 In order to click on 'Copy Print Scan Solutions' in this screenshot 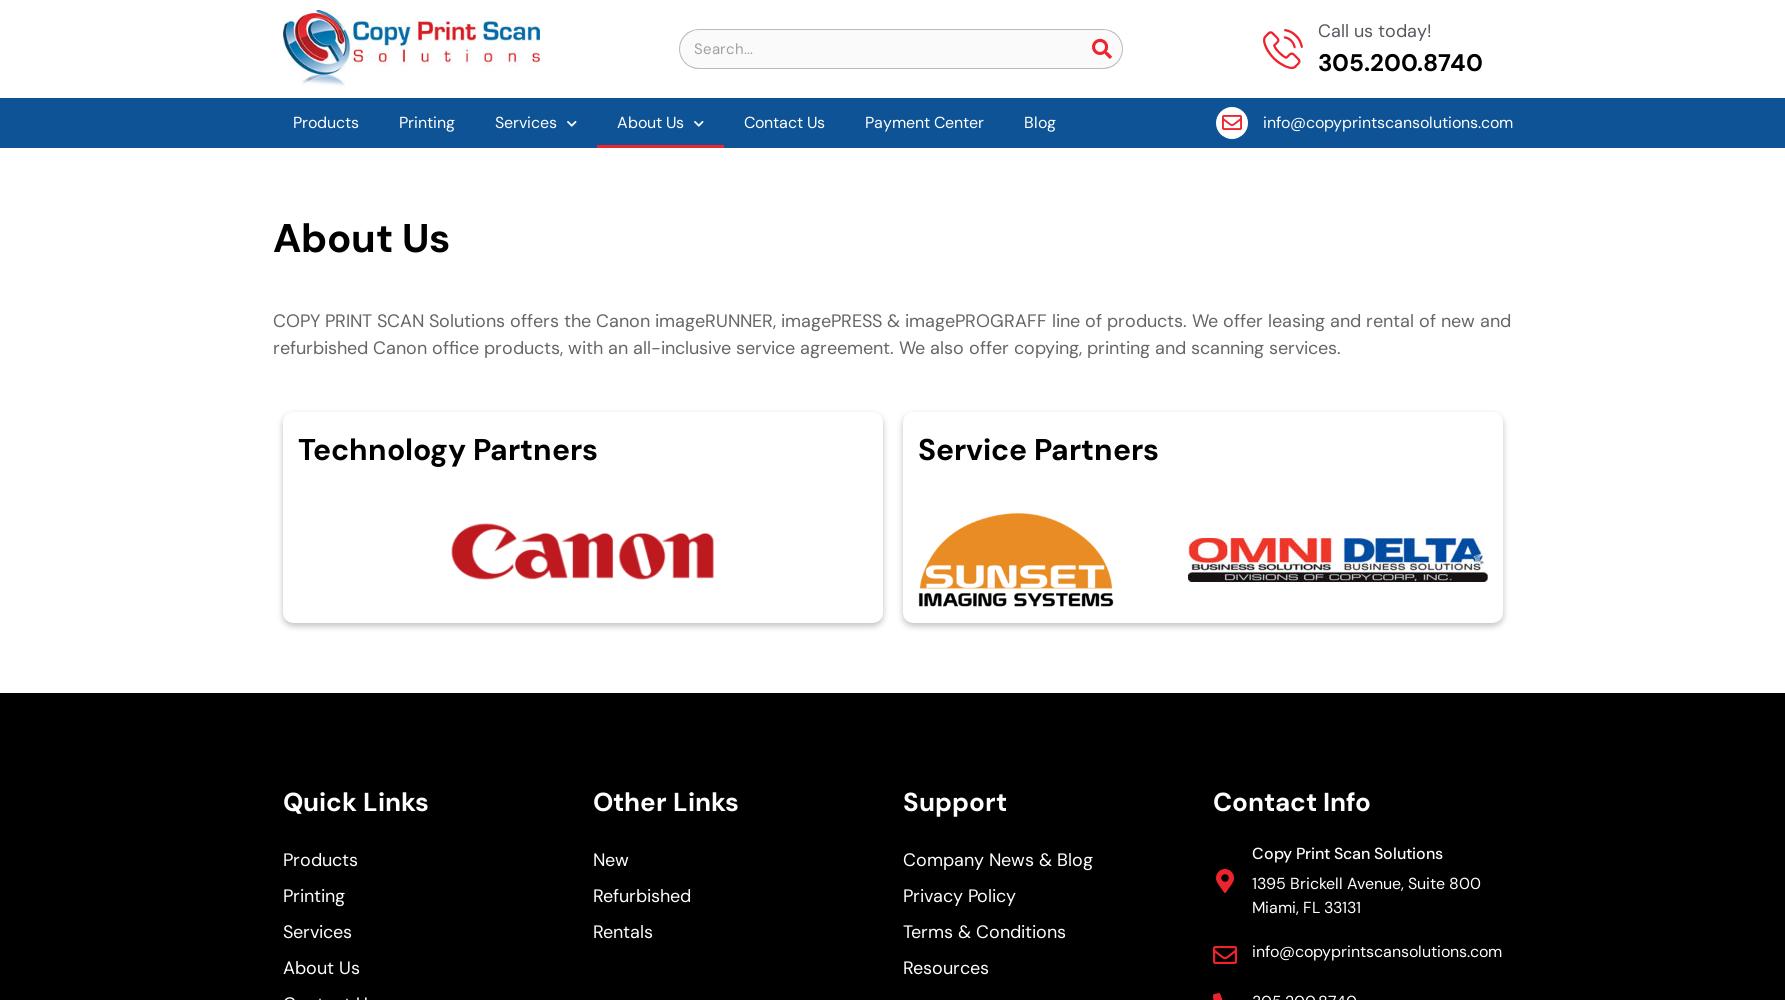, I will do `click(1346, 852)`.